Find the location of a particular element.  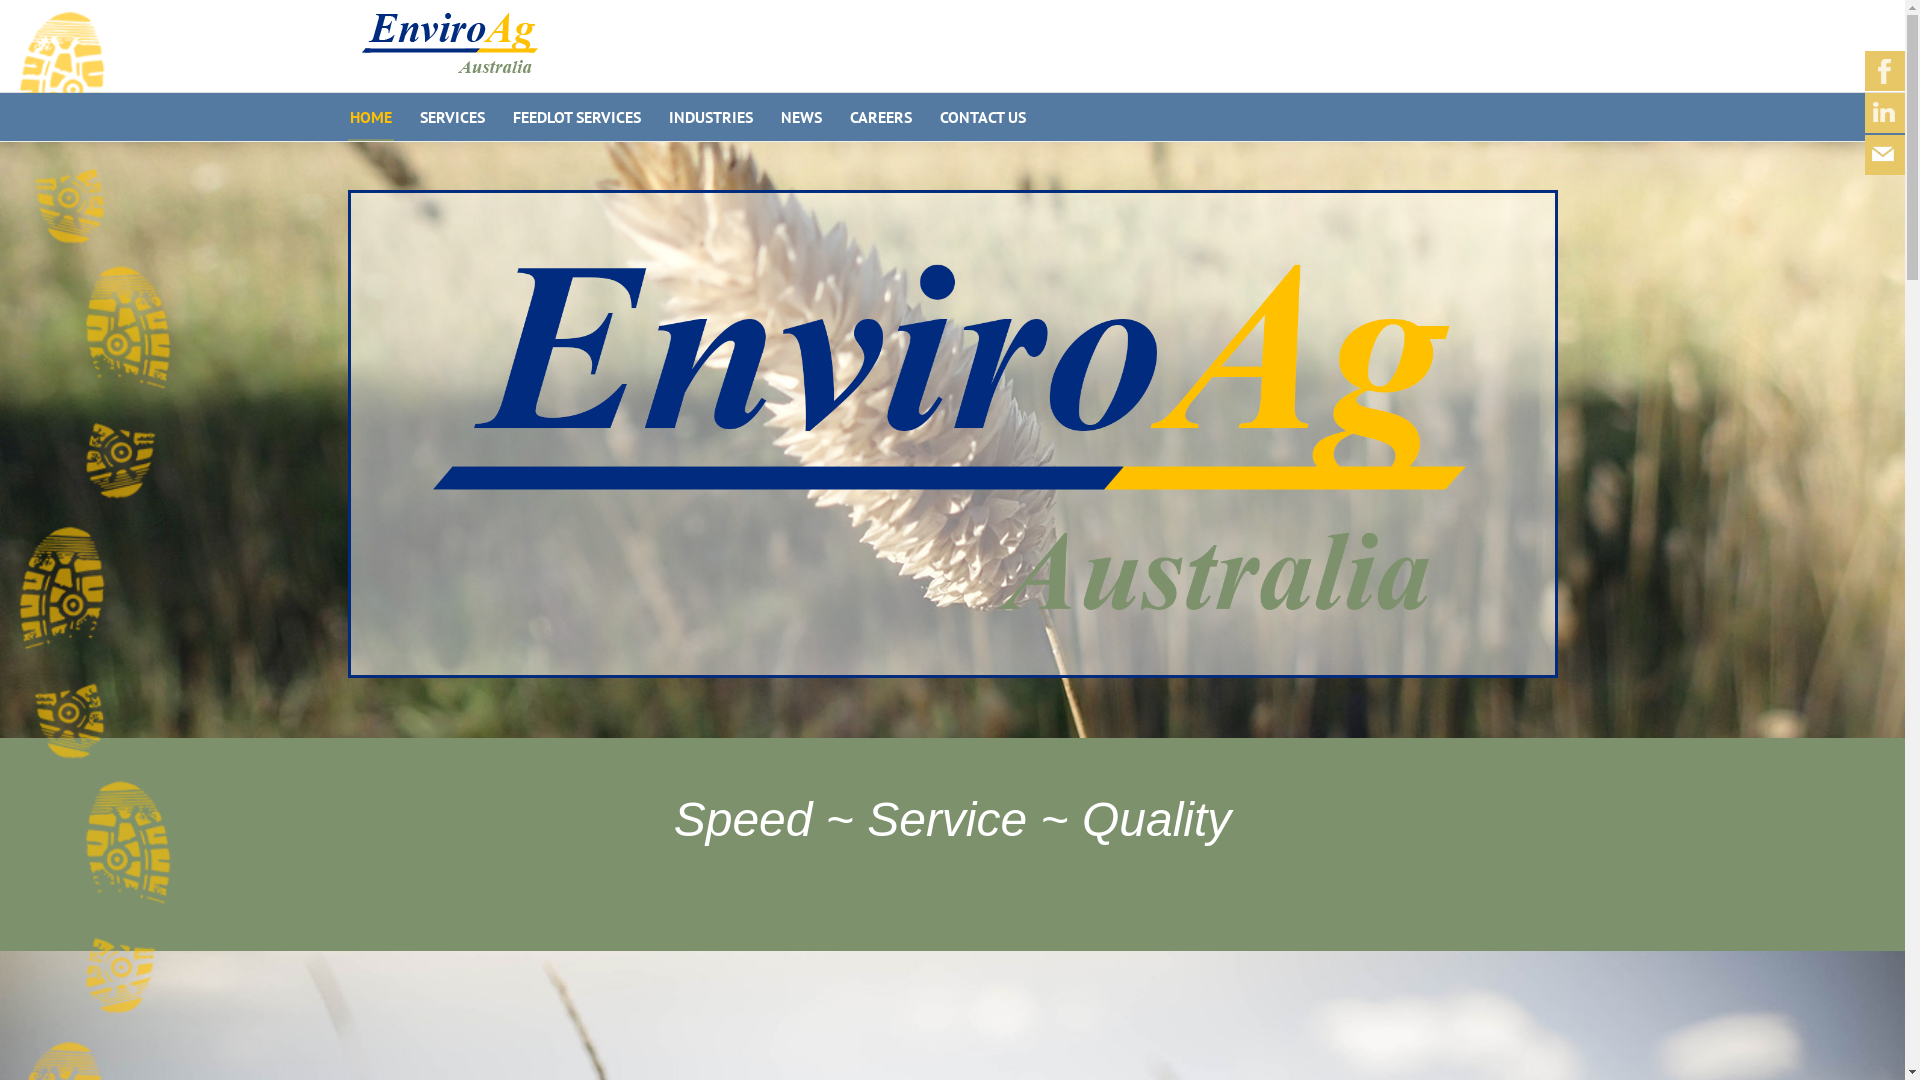

'INDUSTRIES' is located at coordinates (710, 116).